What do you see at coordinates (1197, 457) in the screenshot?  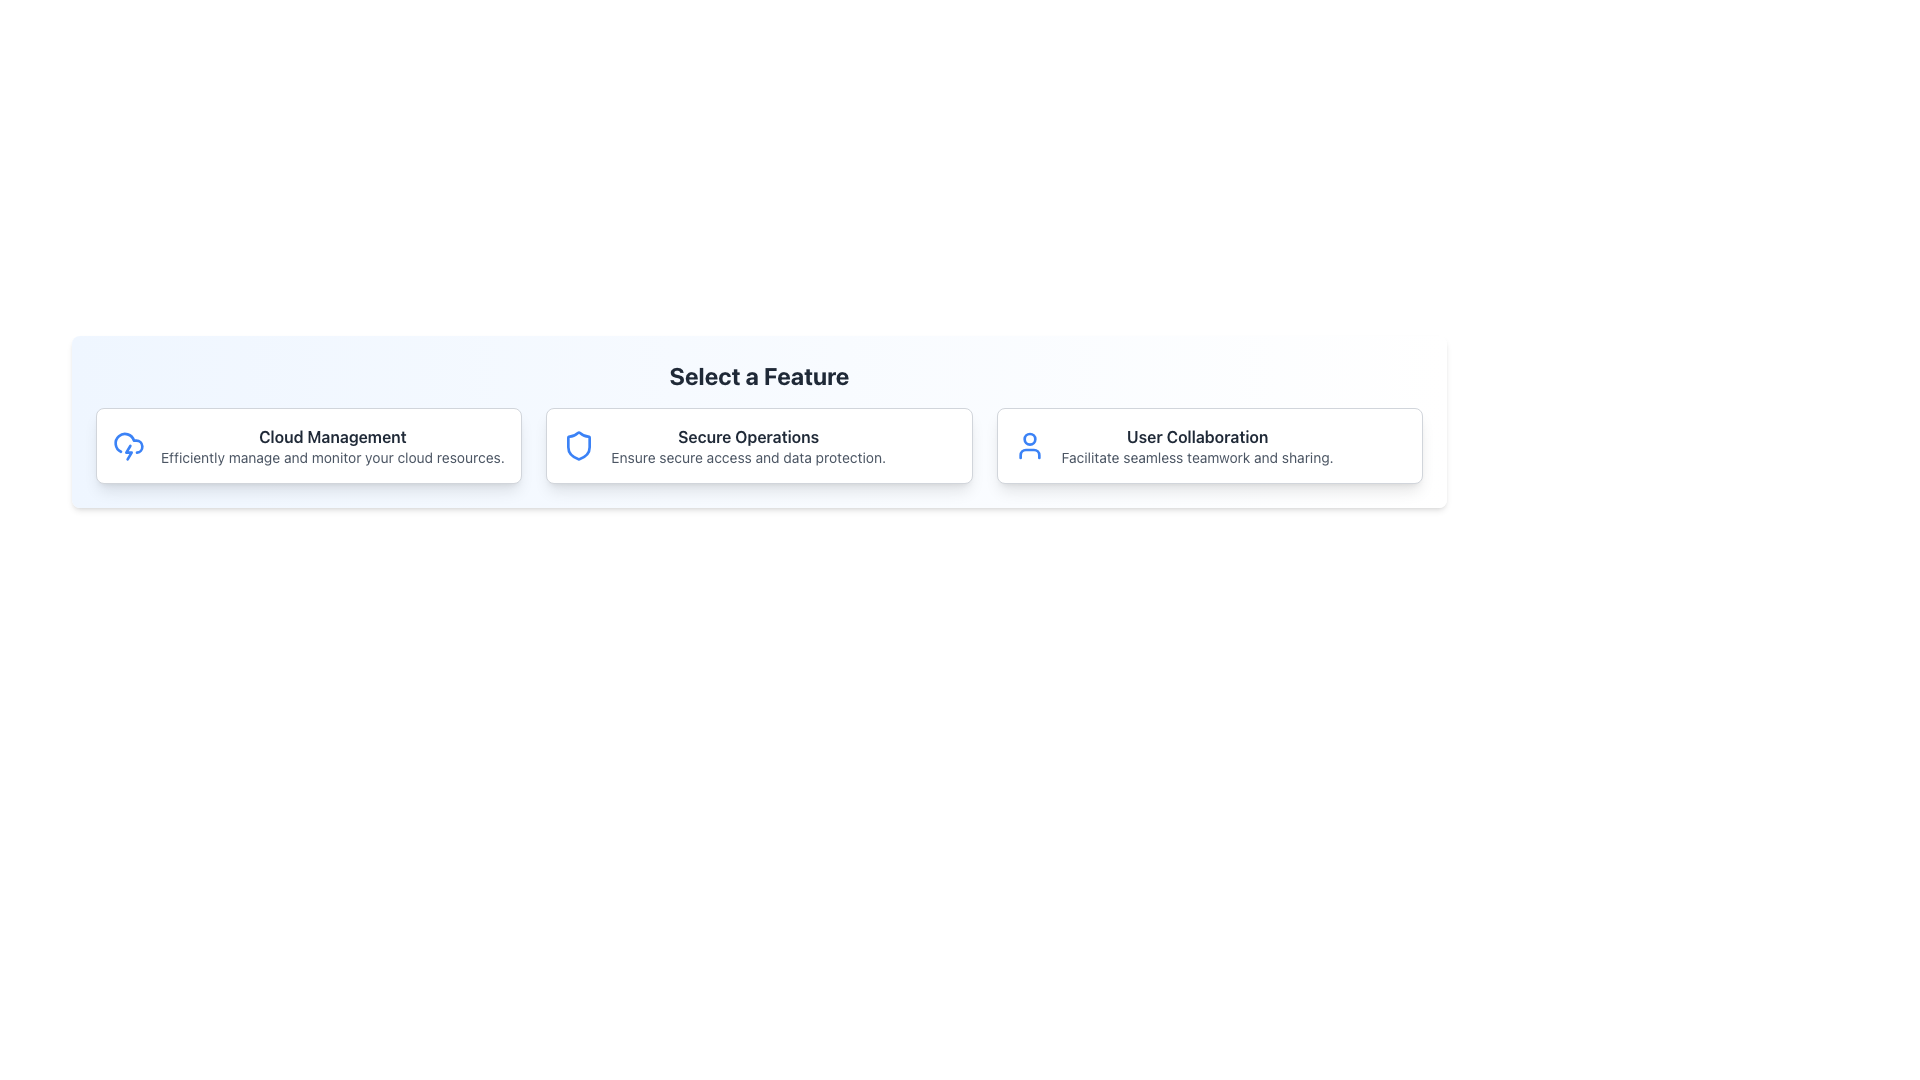 I see `the text label that says 'Facilitate seamless teamwork and sharing.' which is styled in gray and located below the title 'User Collaboration' in the rightmost card of the feature list` at bounding box center [1197, 457].